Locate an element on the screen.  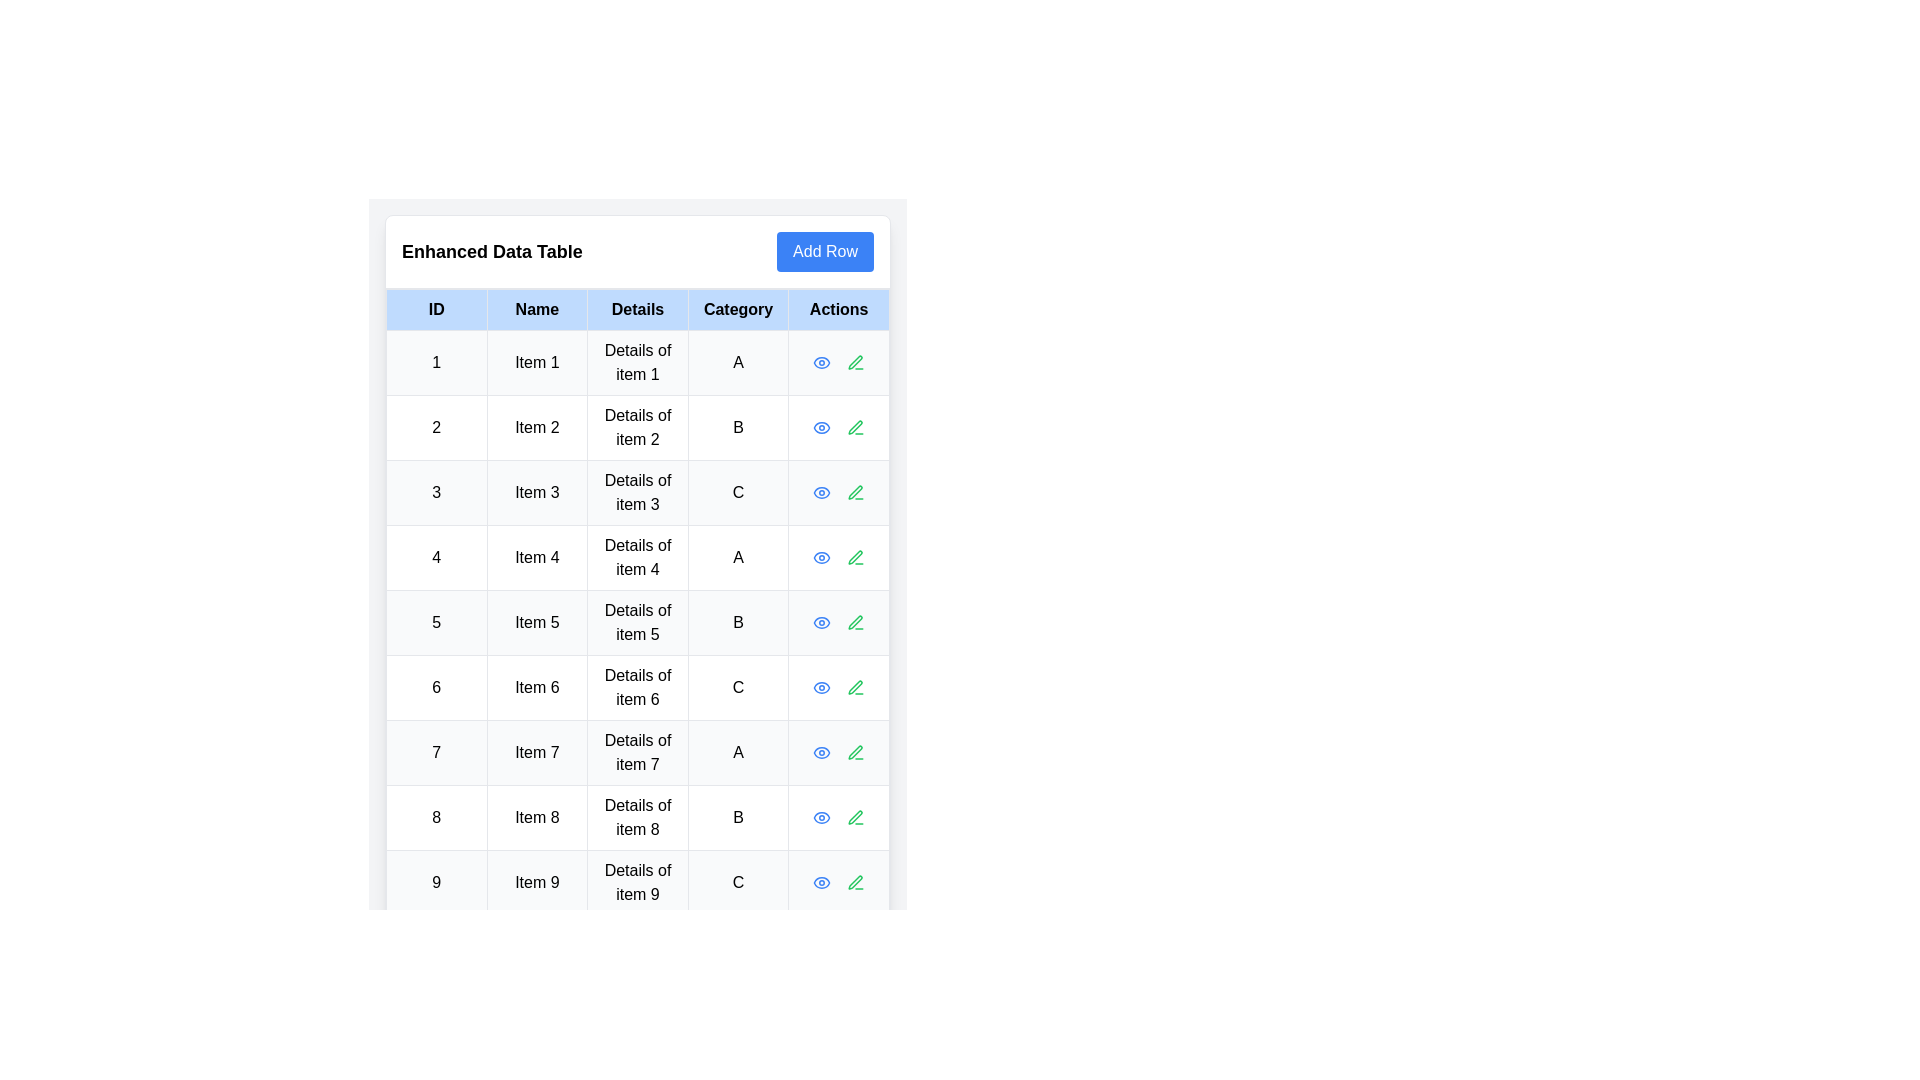
the blue eye icon button in the 'Actions' column of 'Item 8' is located at coordinates (822, 817).